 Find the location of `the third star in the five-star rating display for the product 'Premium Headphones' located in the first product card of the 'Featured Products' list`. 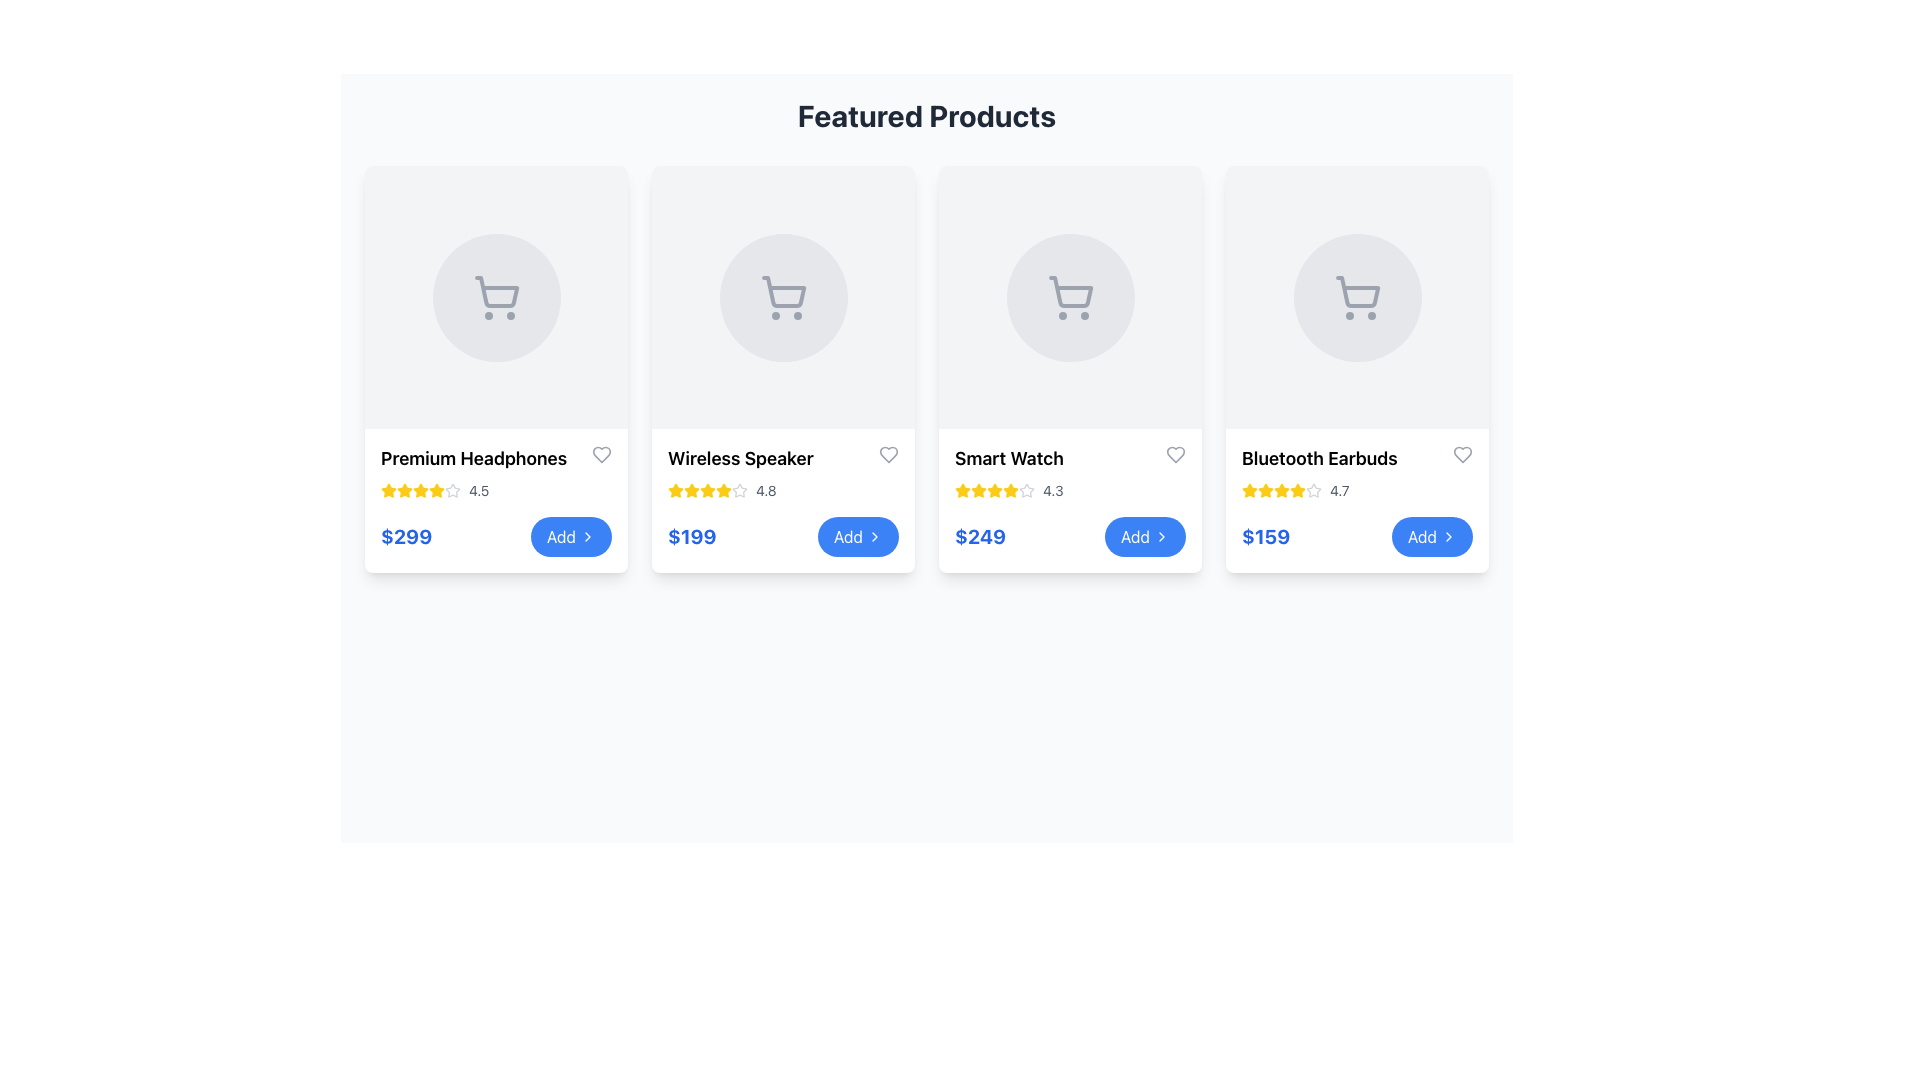

the third star in the five-star rating display for the product 'Premium Headphones' located in the first product card of the 'Featured Products' list is located at coordinates (420, 490).